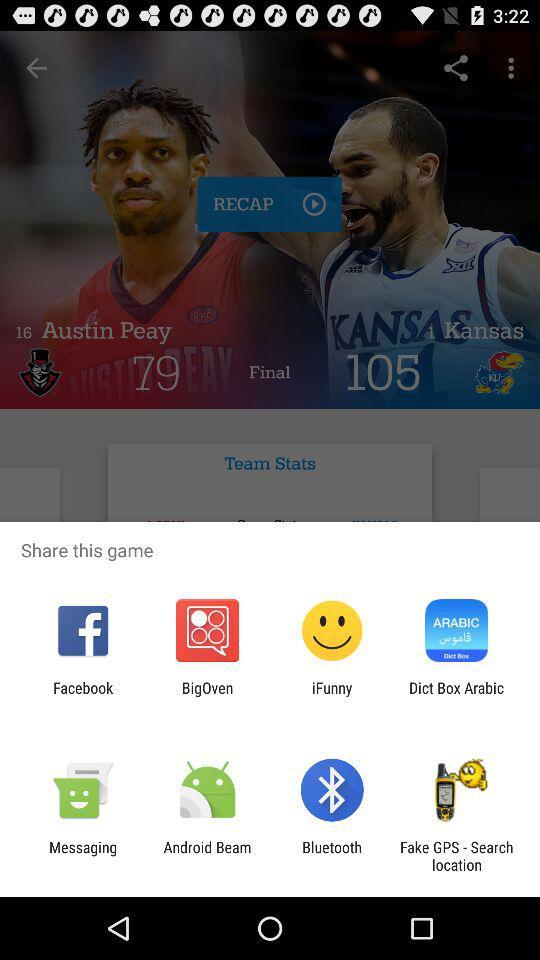  Describe the element at coordinates (332, 696) in the screenshot. I see `item next to the dict box arabic app` at that location.